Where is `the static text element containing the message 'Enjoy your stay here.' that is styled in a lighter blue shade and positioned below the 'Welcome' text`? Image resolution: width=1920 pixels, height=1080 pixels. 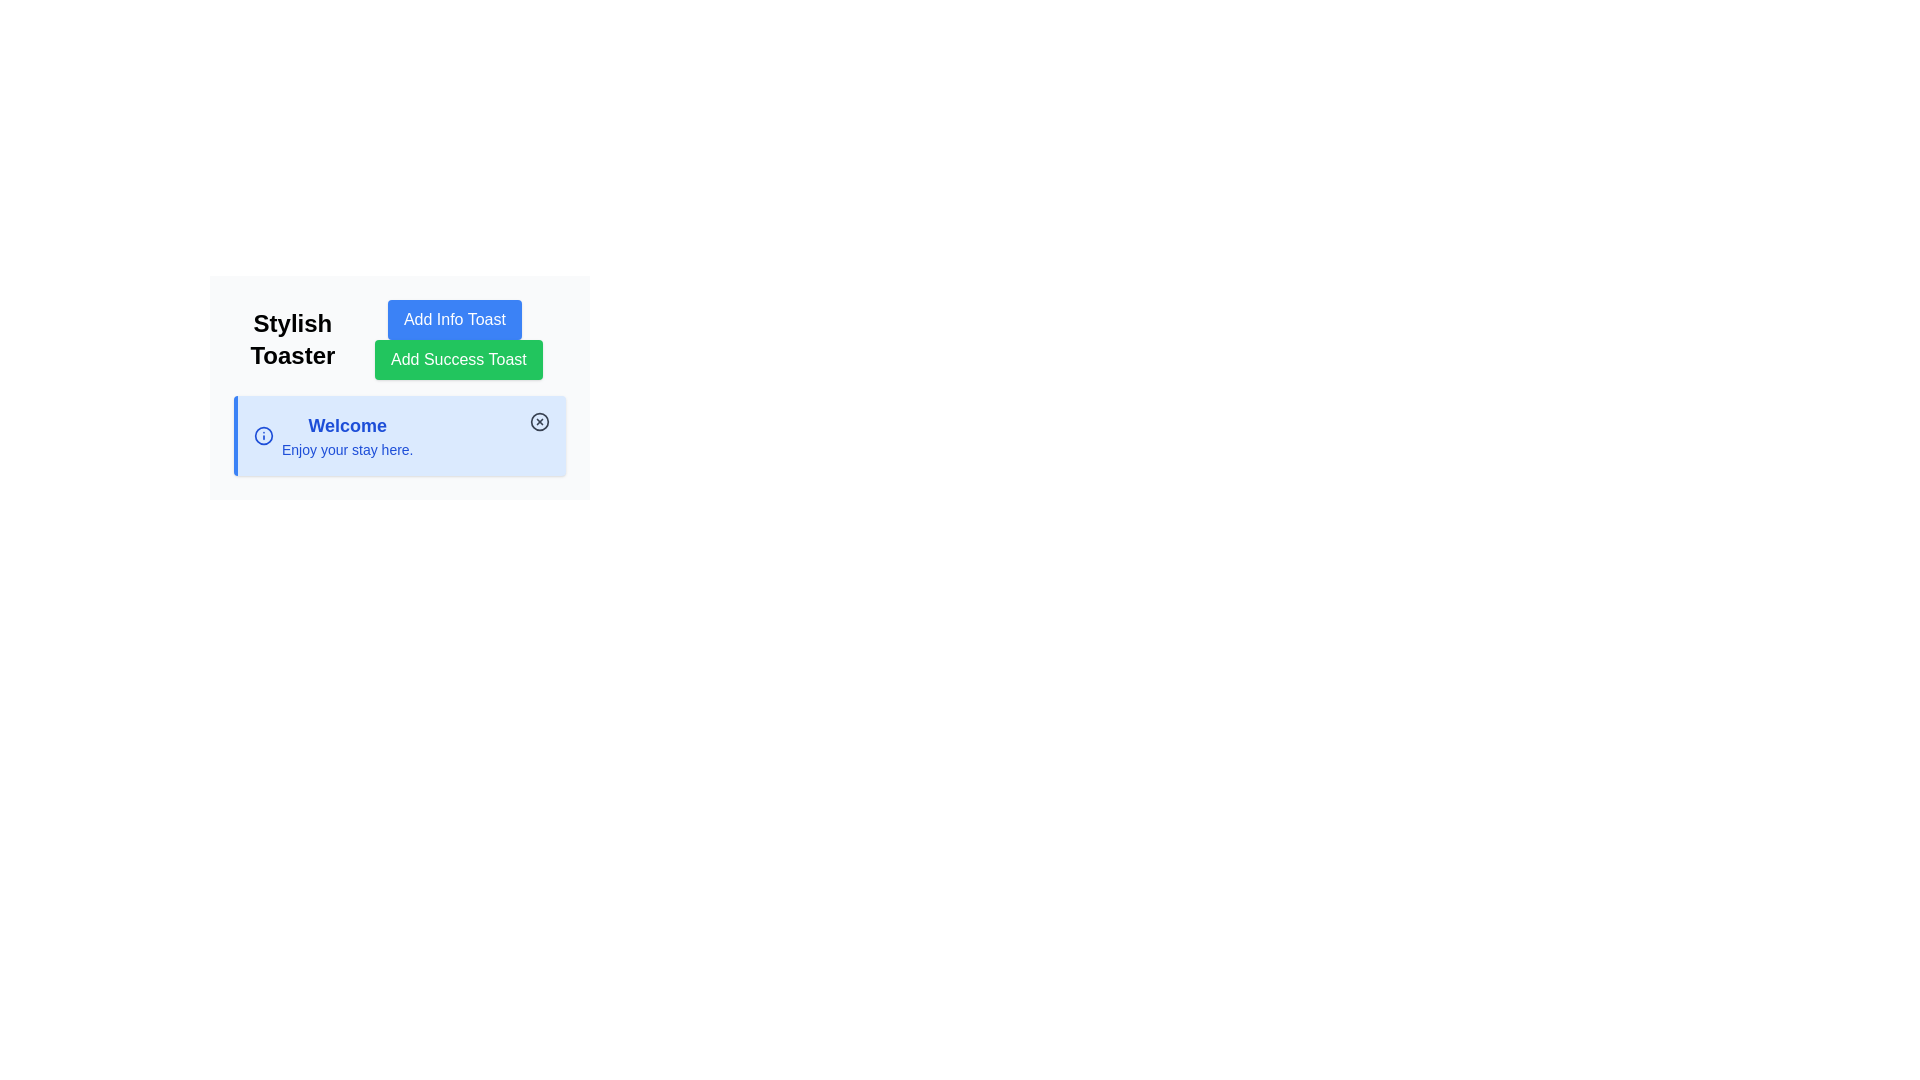
the static text element containing the message 'Enjoy your stay here.' that is styled in a lighter blue shade and positioned below the 'Welcome' text is located at coordinates (347, 450).